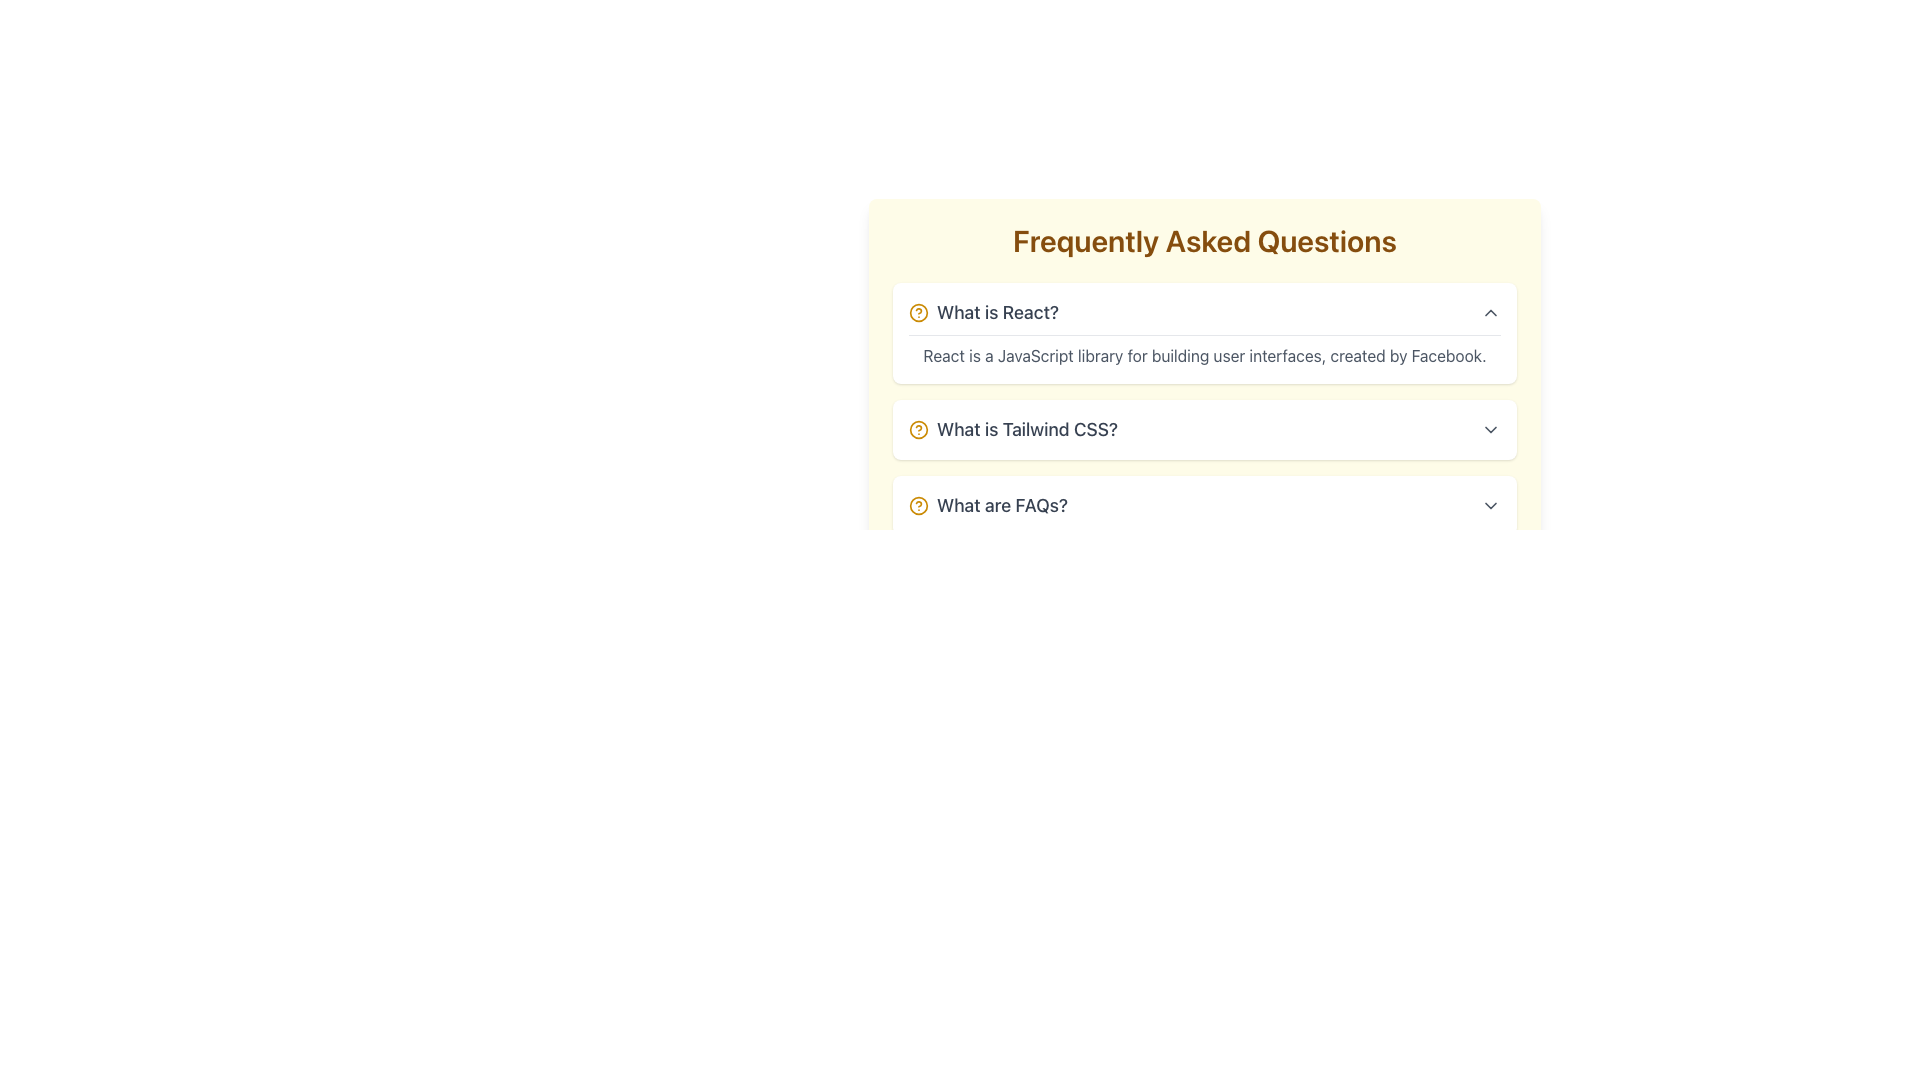  What do you see at coordinates (1491, 312) in the screenshot?
I see `the Chevron icon located on the far right of the FAQ item 'What is React?'` at bounding box center [1491, 312].